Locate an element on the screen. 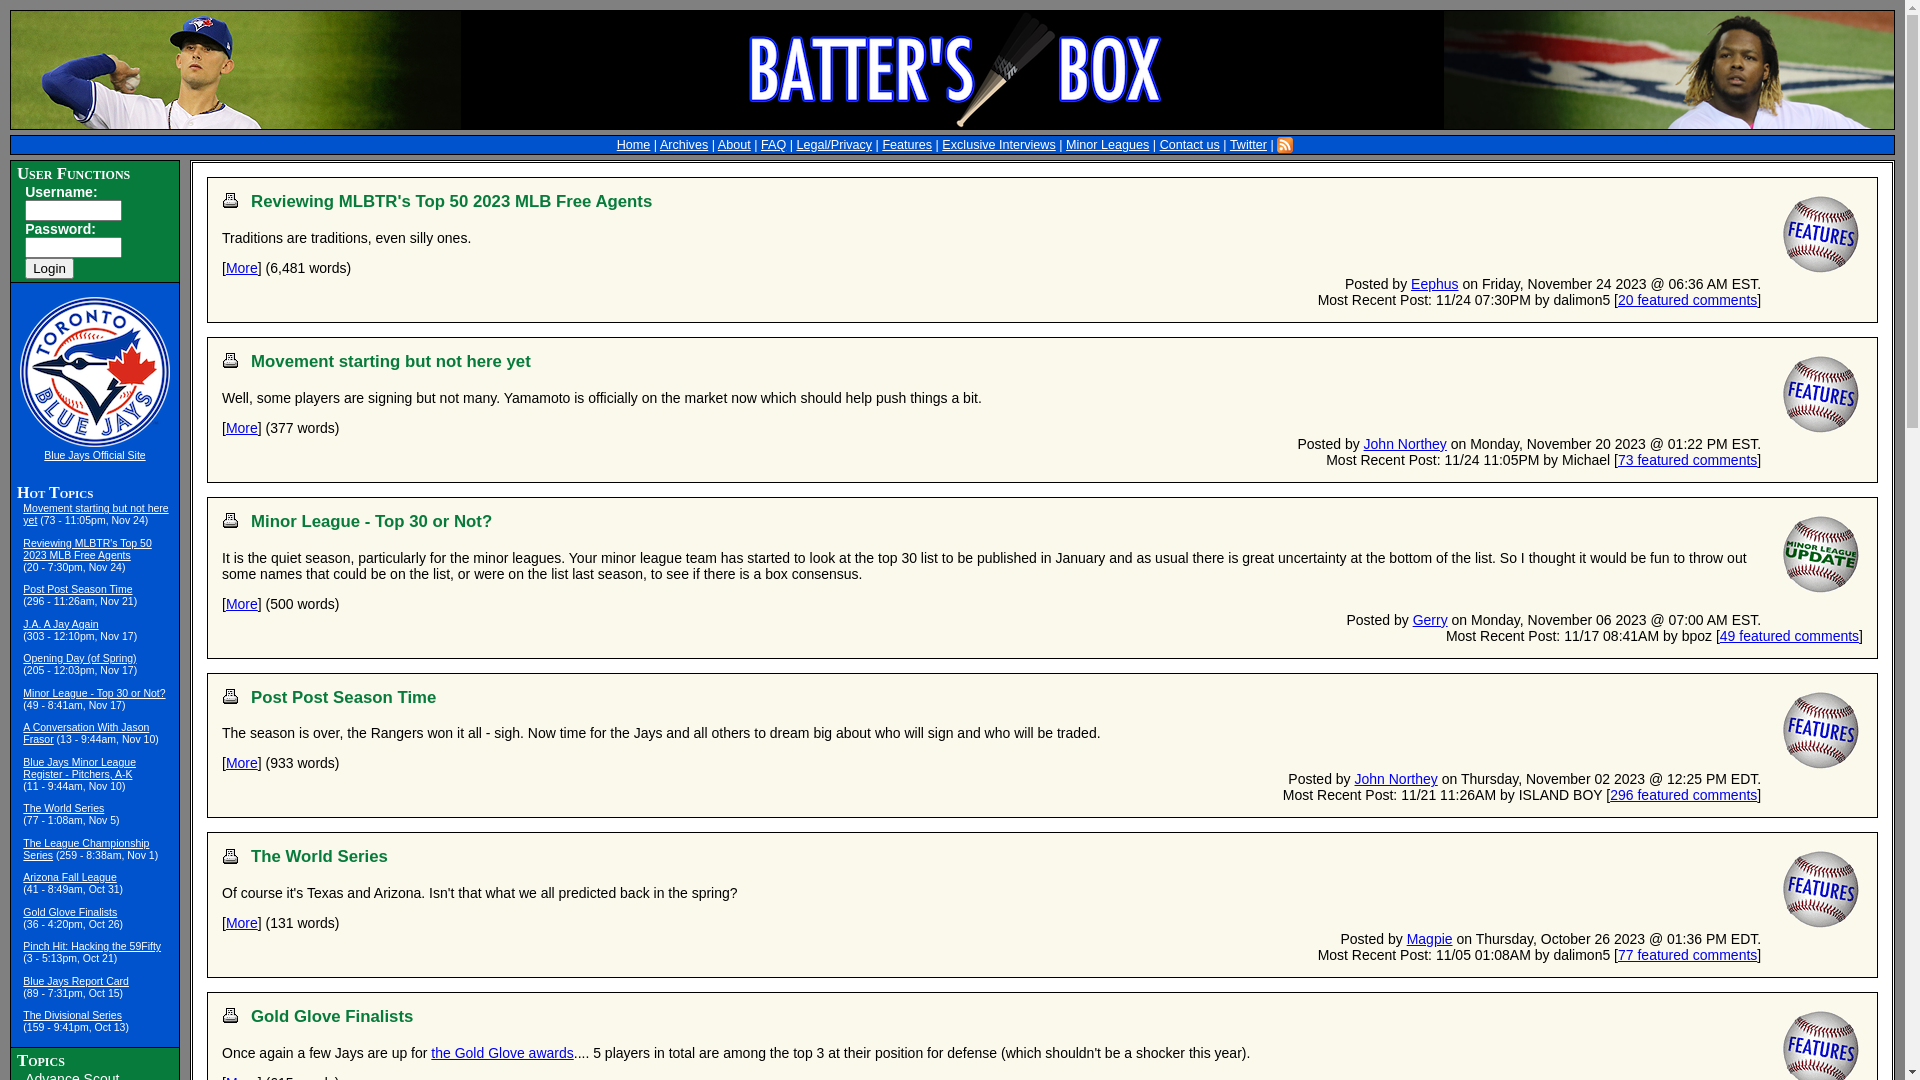 This screenshot has width=1920, height=1080. 'The League Championship Series' is located at coordinates (85, 848).